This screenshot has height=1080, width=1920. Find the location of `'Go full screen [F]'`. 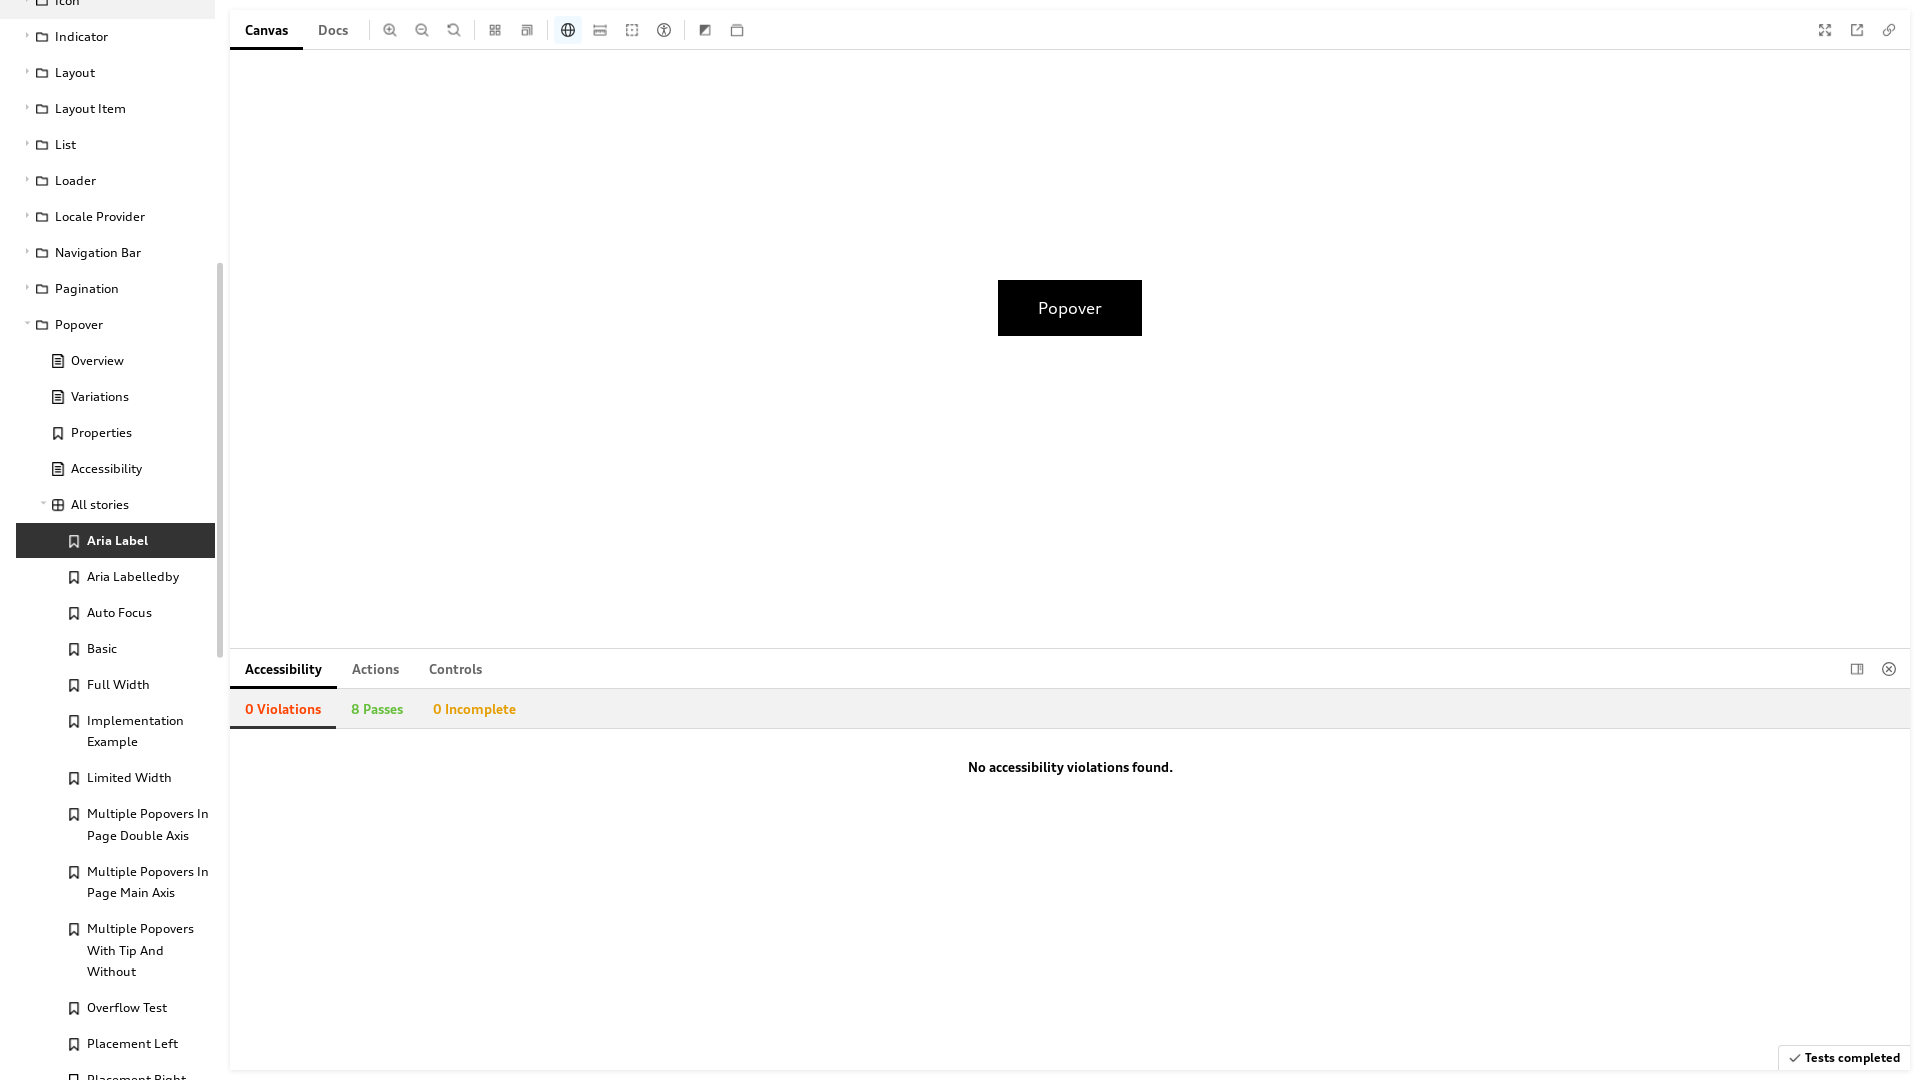

'Go full screen [F]' is located at coordinates (1824, 30).